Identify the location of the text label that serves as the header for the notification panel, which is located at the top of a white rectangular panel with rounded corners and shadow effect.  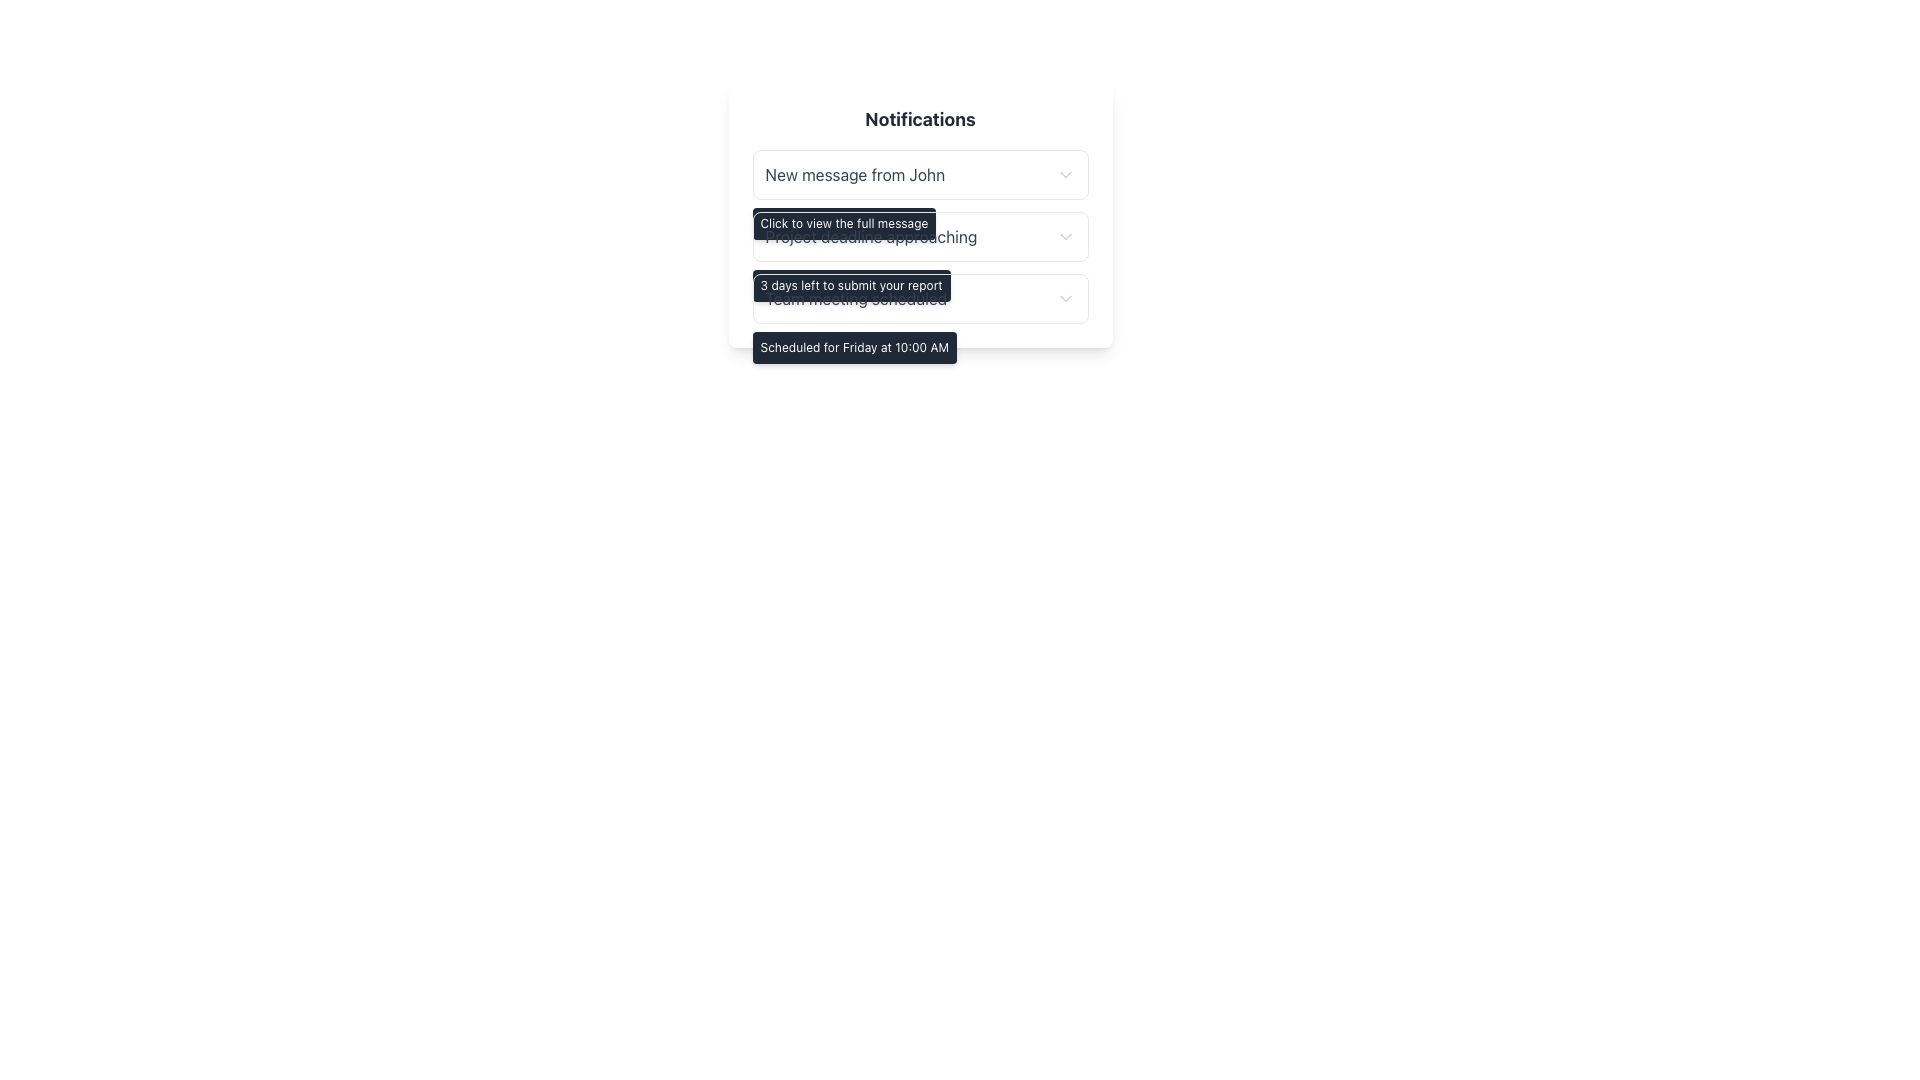
(919, 119).